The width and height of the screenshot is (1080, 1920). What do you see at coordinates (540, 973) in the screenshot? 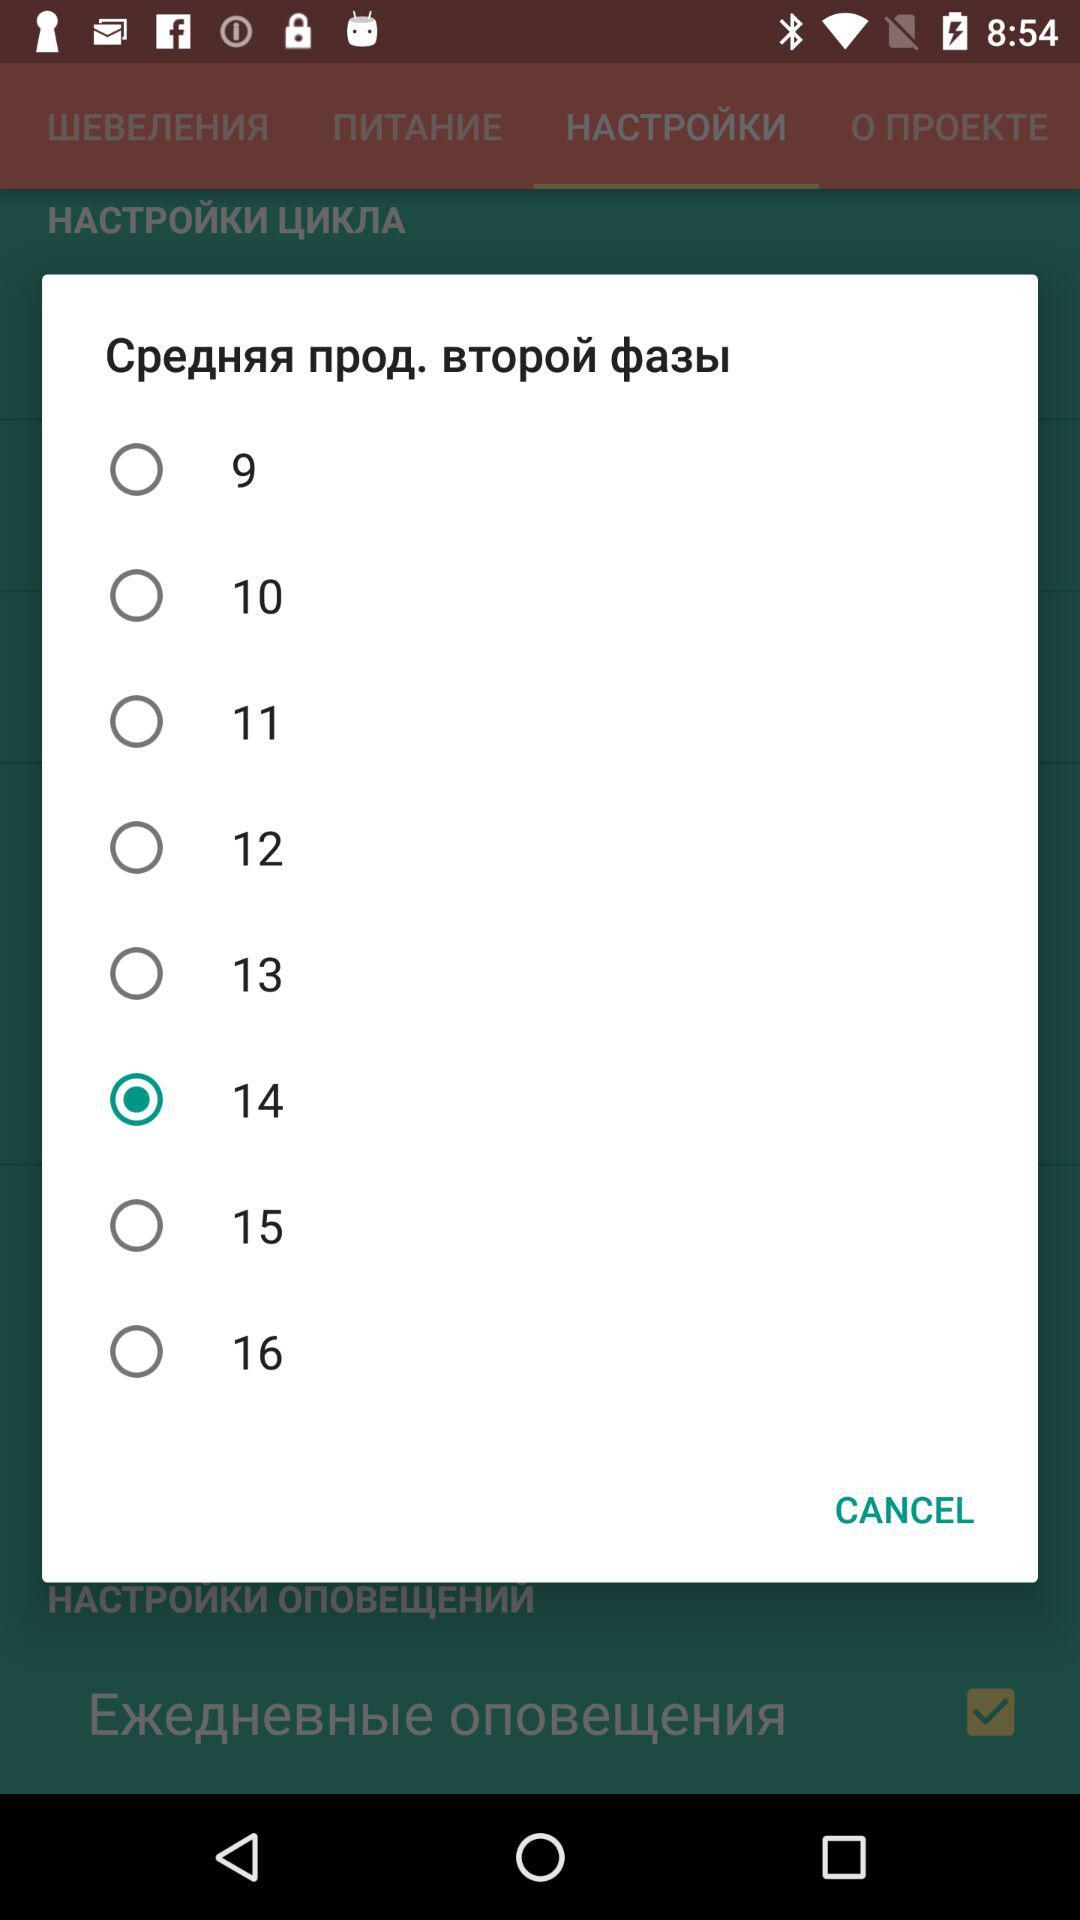
I see `icon above 14 icon` at bounding box center [540, 973].